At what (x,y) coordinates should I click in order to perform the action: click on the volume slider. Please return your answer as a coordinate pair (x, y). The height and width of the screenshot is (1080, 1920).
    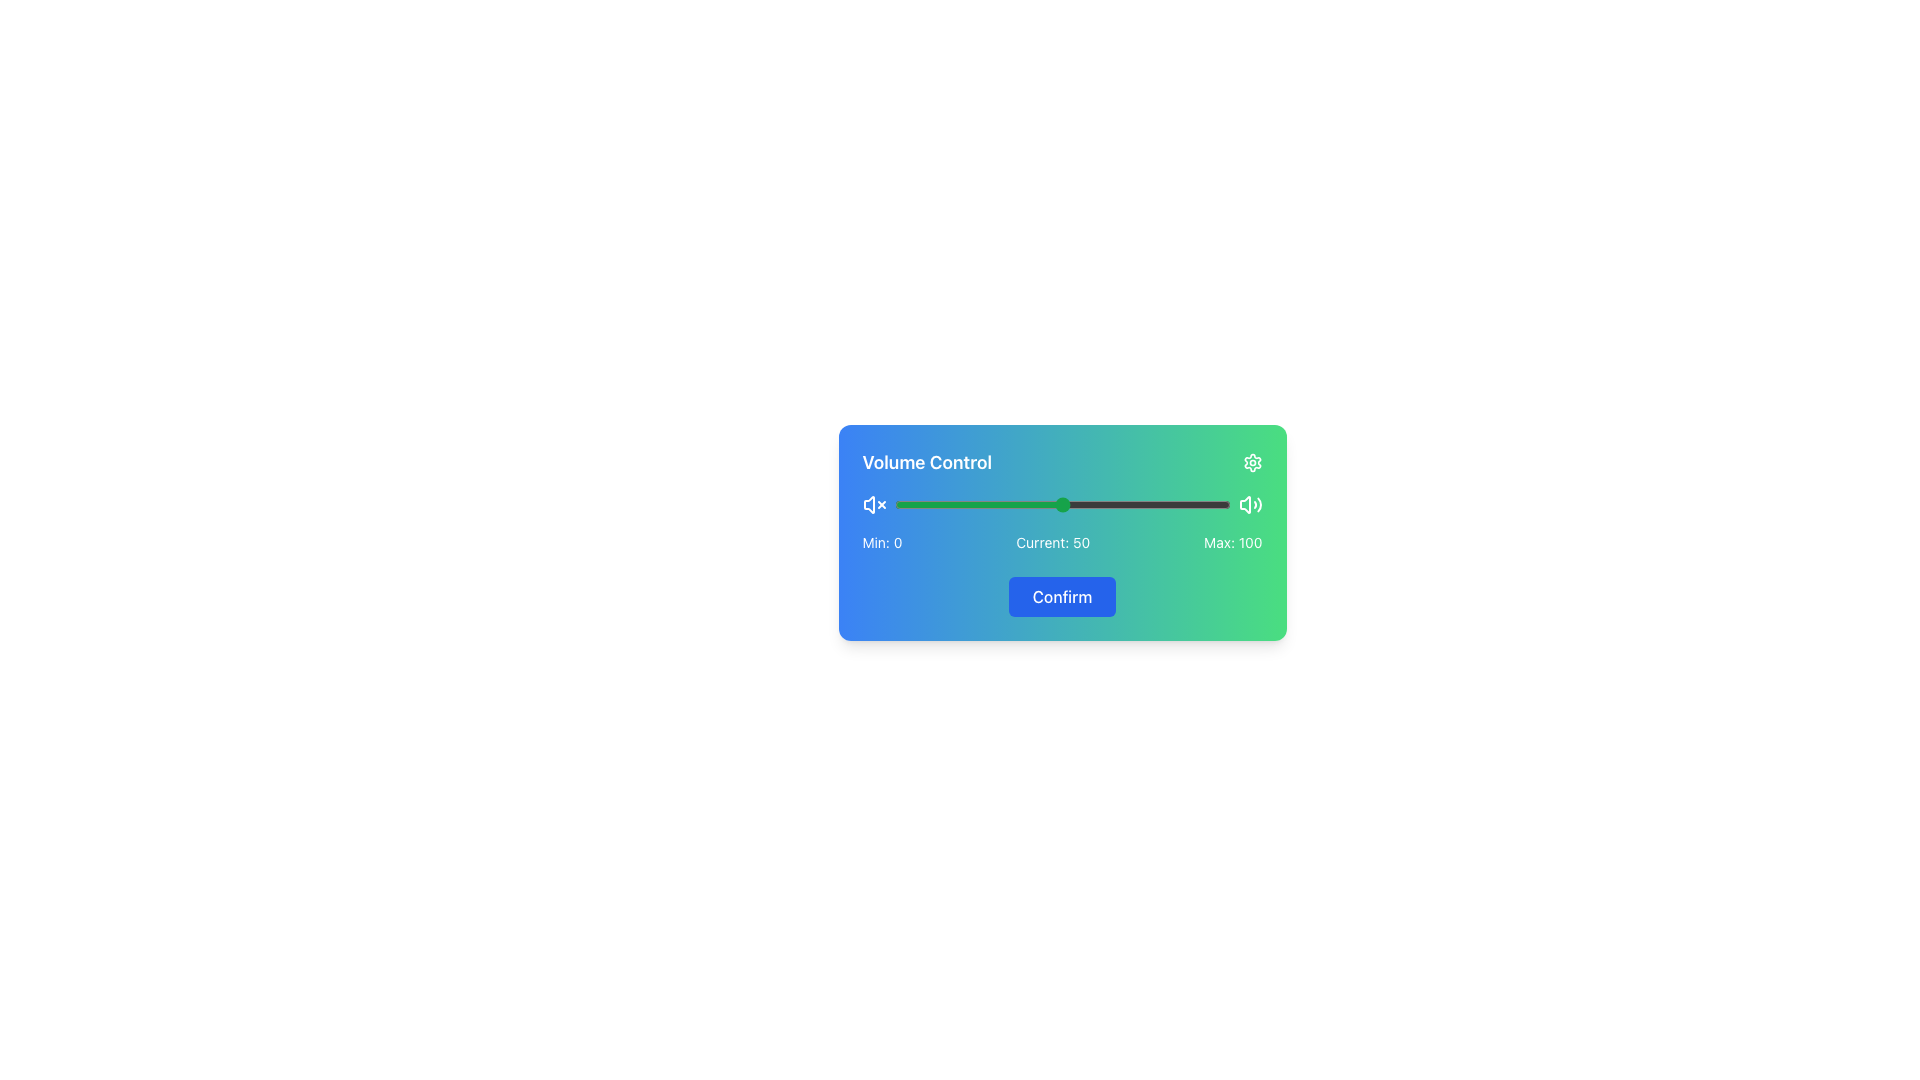
    Looking at the image, I should click on (1202, 504).